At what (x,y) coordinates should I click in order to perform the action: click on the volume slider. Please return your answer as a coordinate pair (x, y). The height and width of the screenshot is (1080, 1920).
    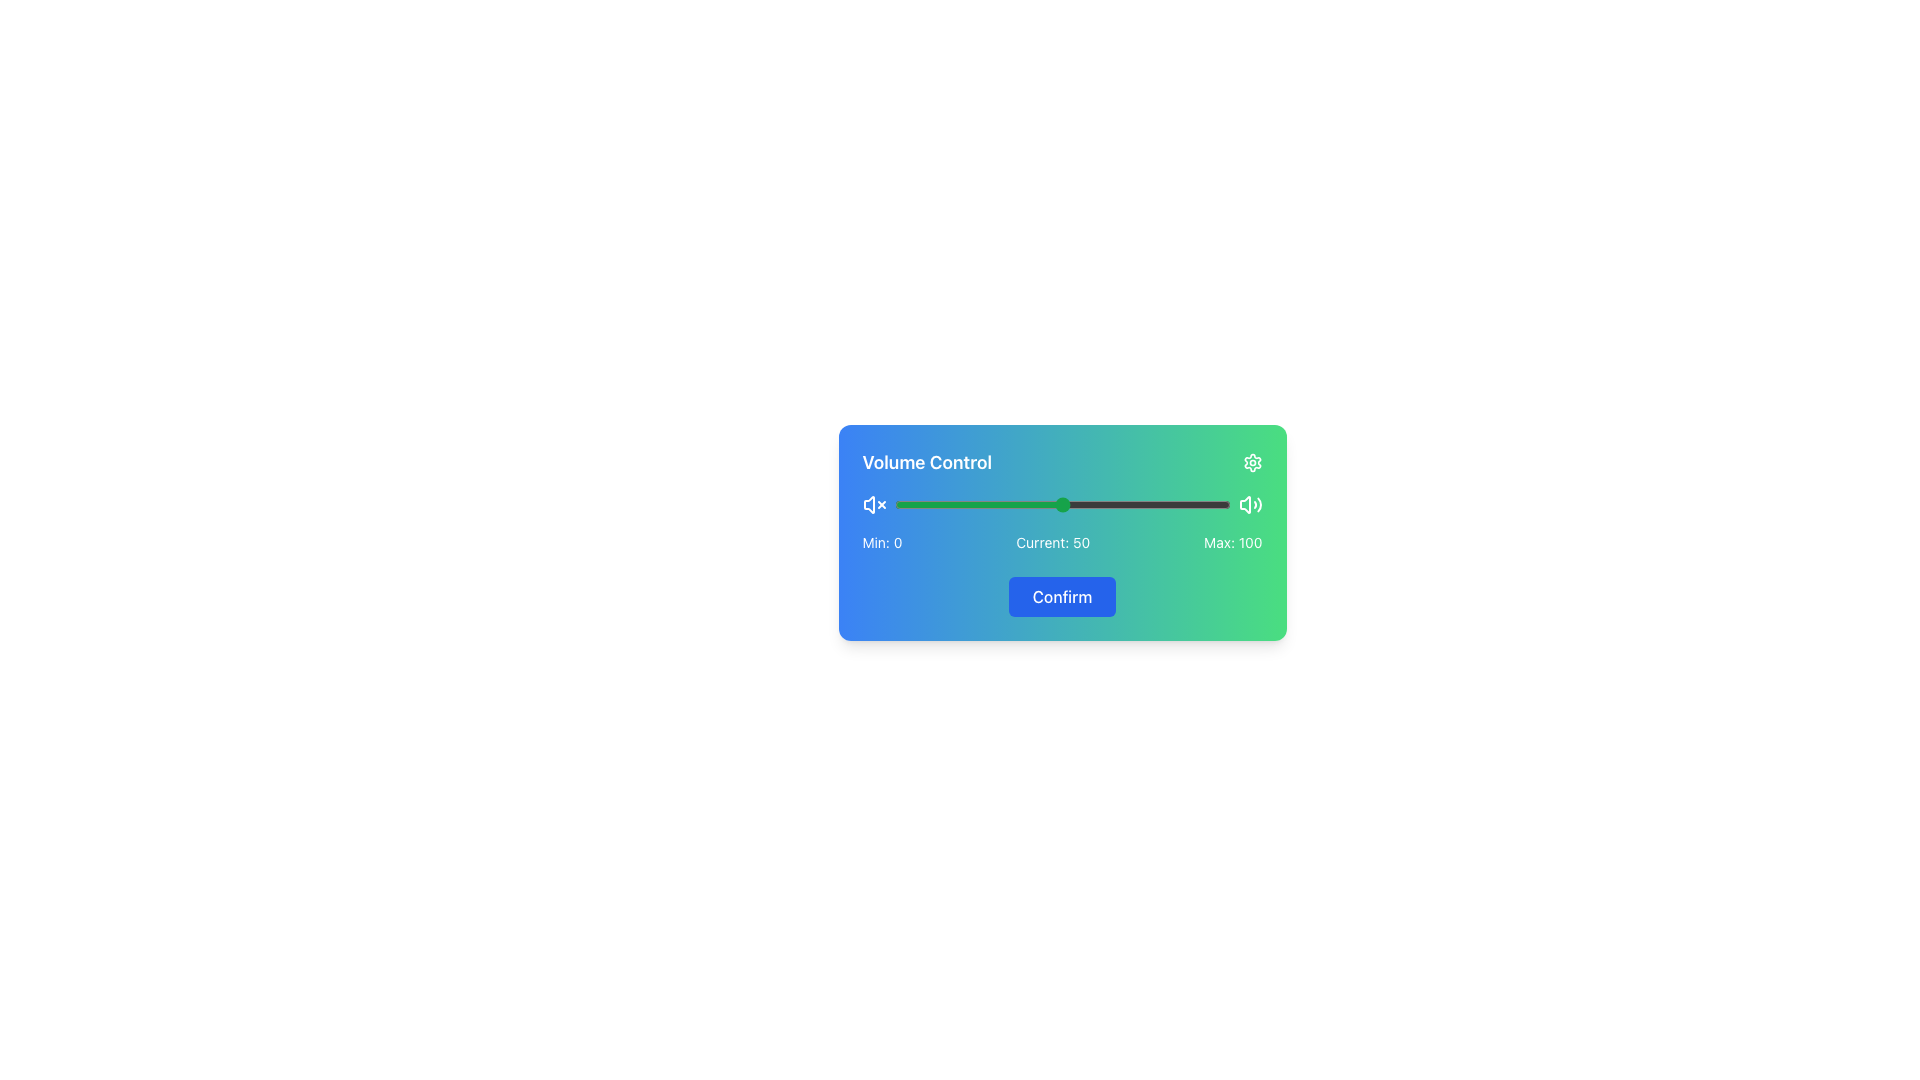
    Looking at the image, I should click on (1202, 504).